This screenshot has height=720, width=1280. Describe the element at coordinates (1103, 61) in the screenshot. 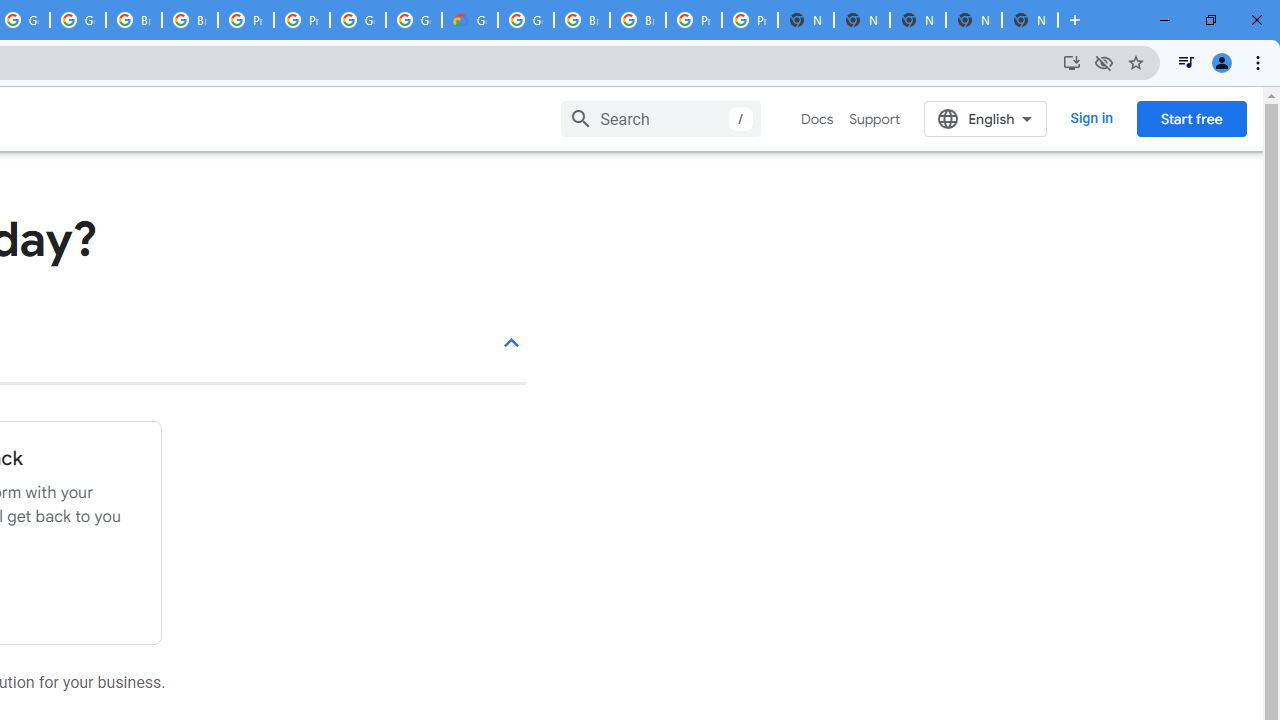

I see `'Third-party cookies blocked'` at that location.